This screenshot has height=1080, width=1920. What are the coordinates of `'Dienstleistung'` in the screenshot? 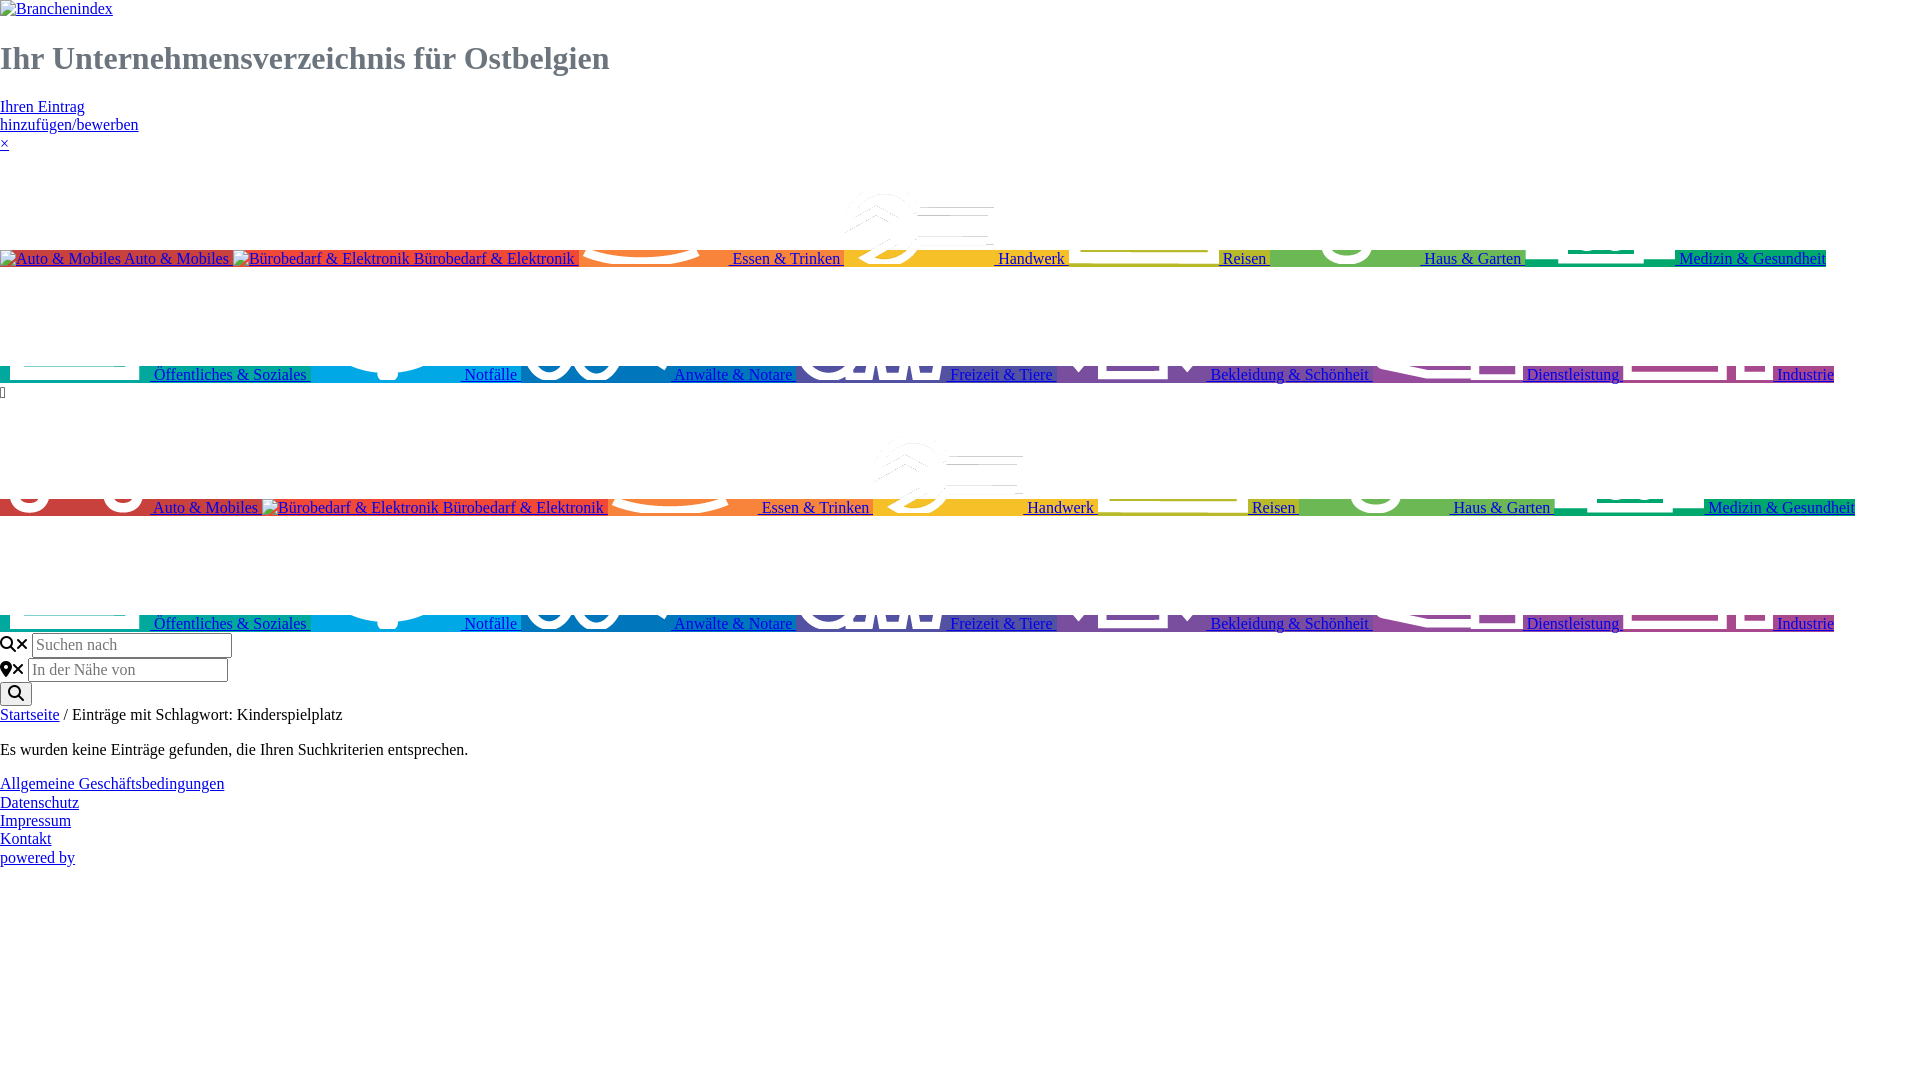 It's located at (1497, 374).